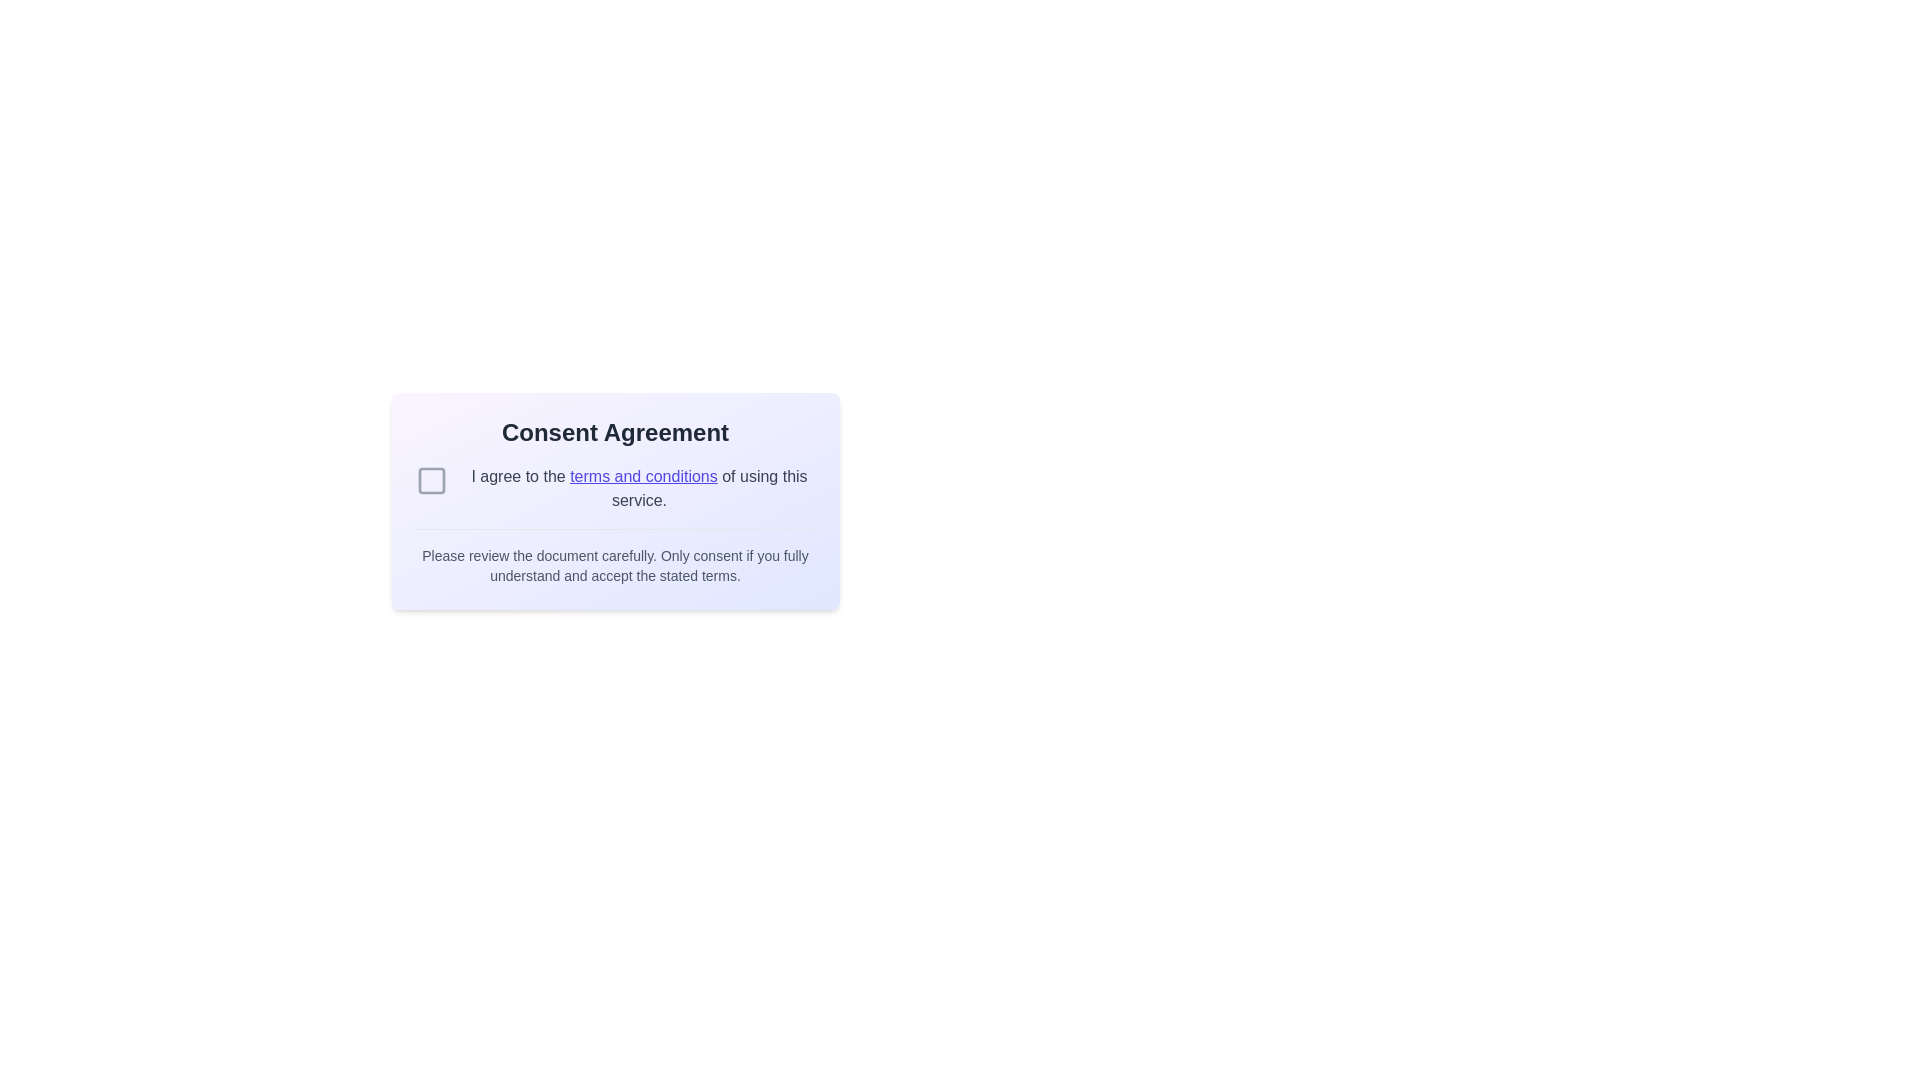  Describe the element at coordinates (430, 481) in the screenshot. I see `the checkbox for agreeing to terms and conditions, which is a square with rounded corners and an unfilled icon beside the text label` at that location.